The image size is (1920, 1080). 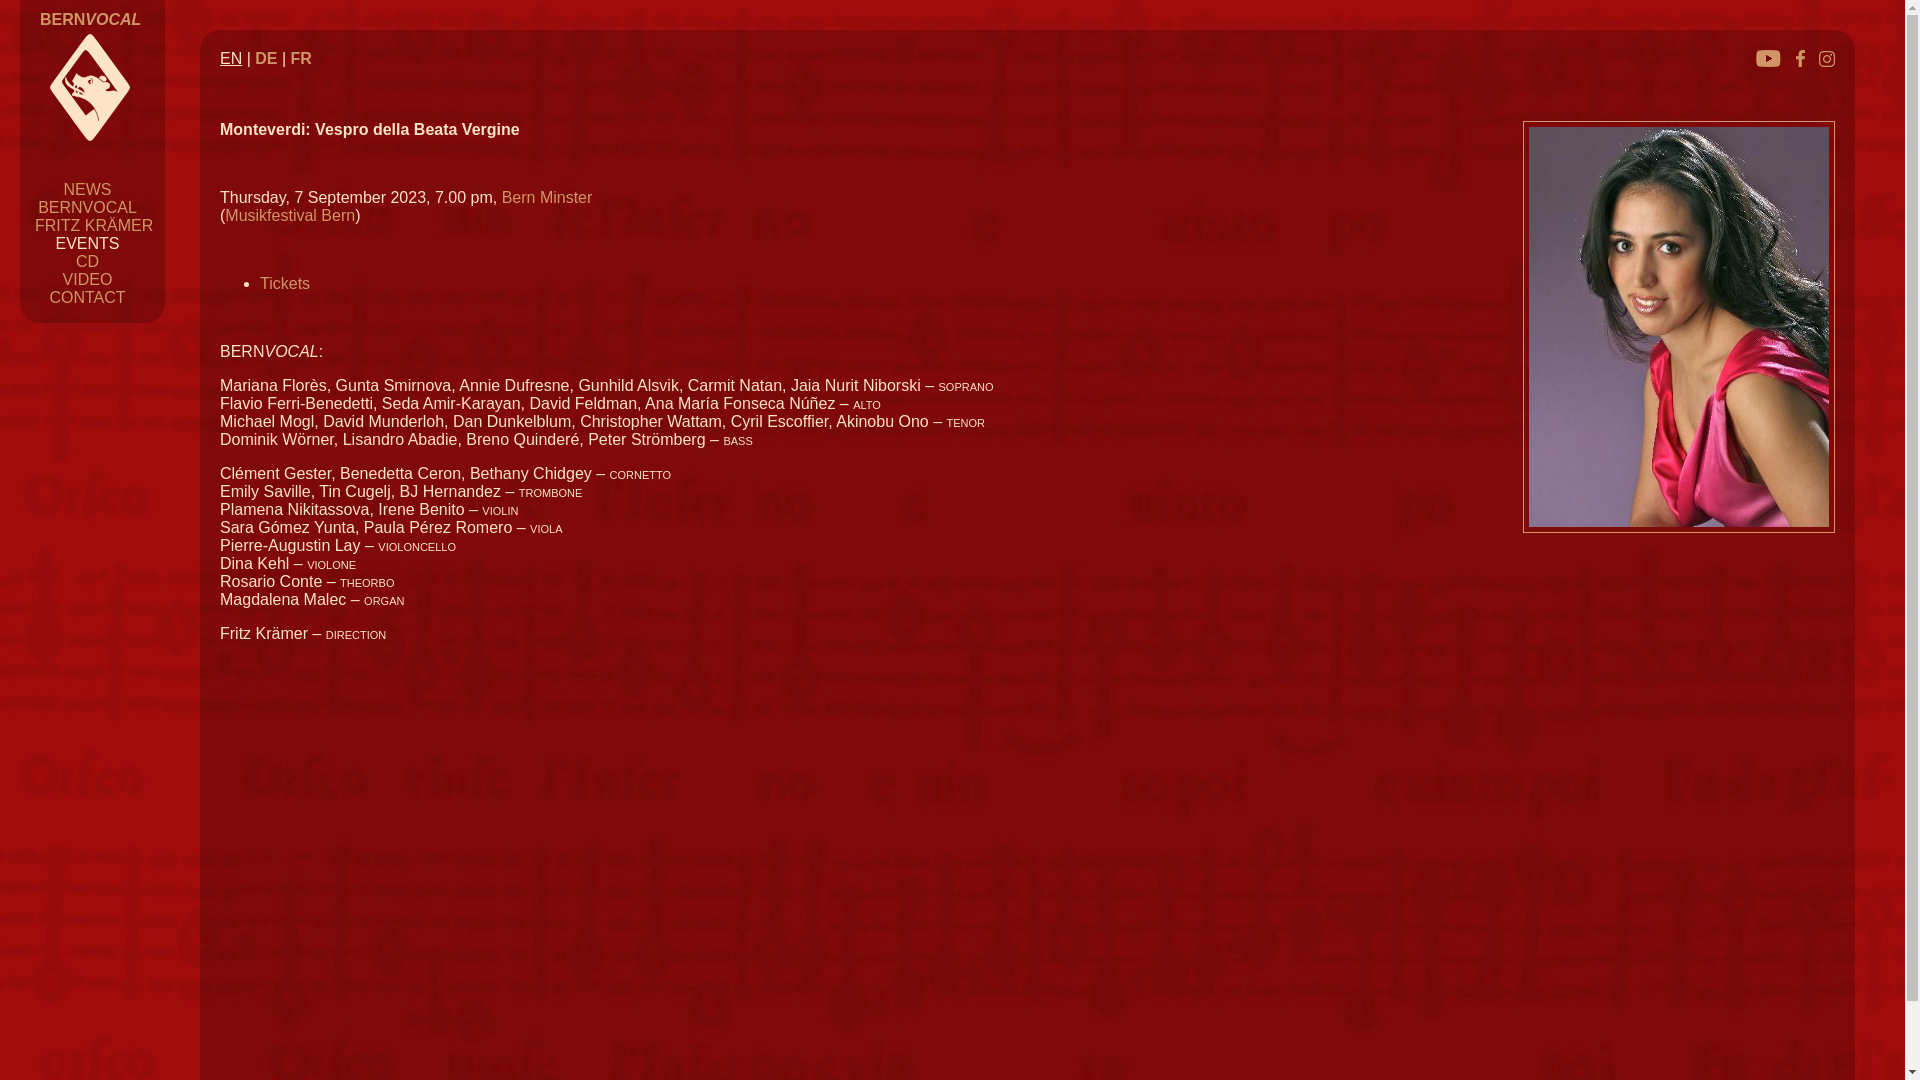 I want to click on 'FR', so click(x=300, y=57).